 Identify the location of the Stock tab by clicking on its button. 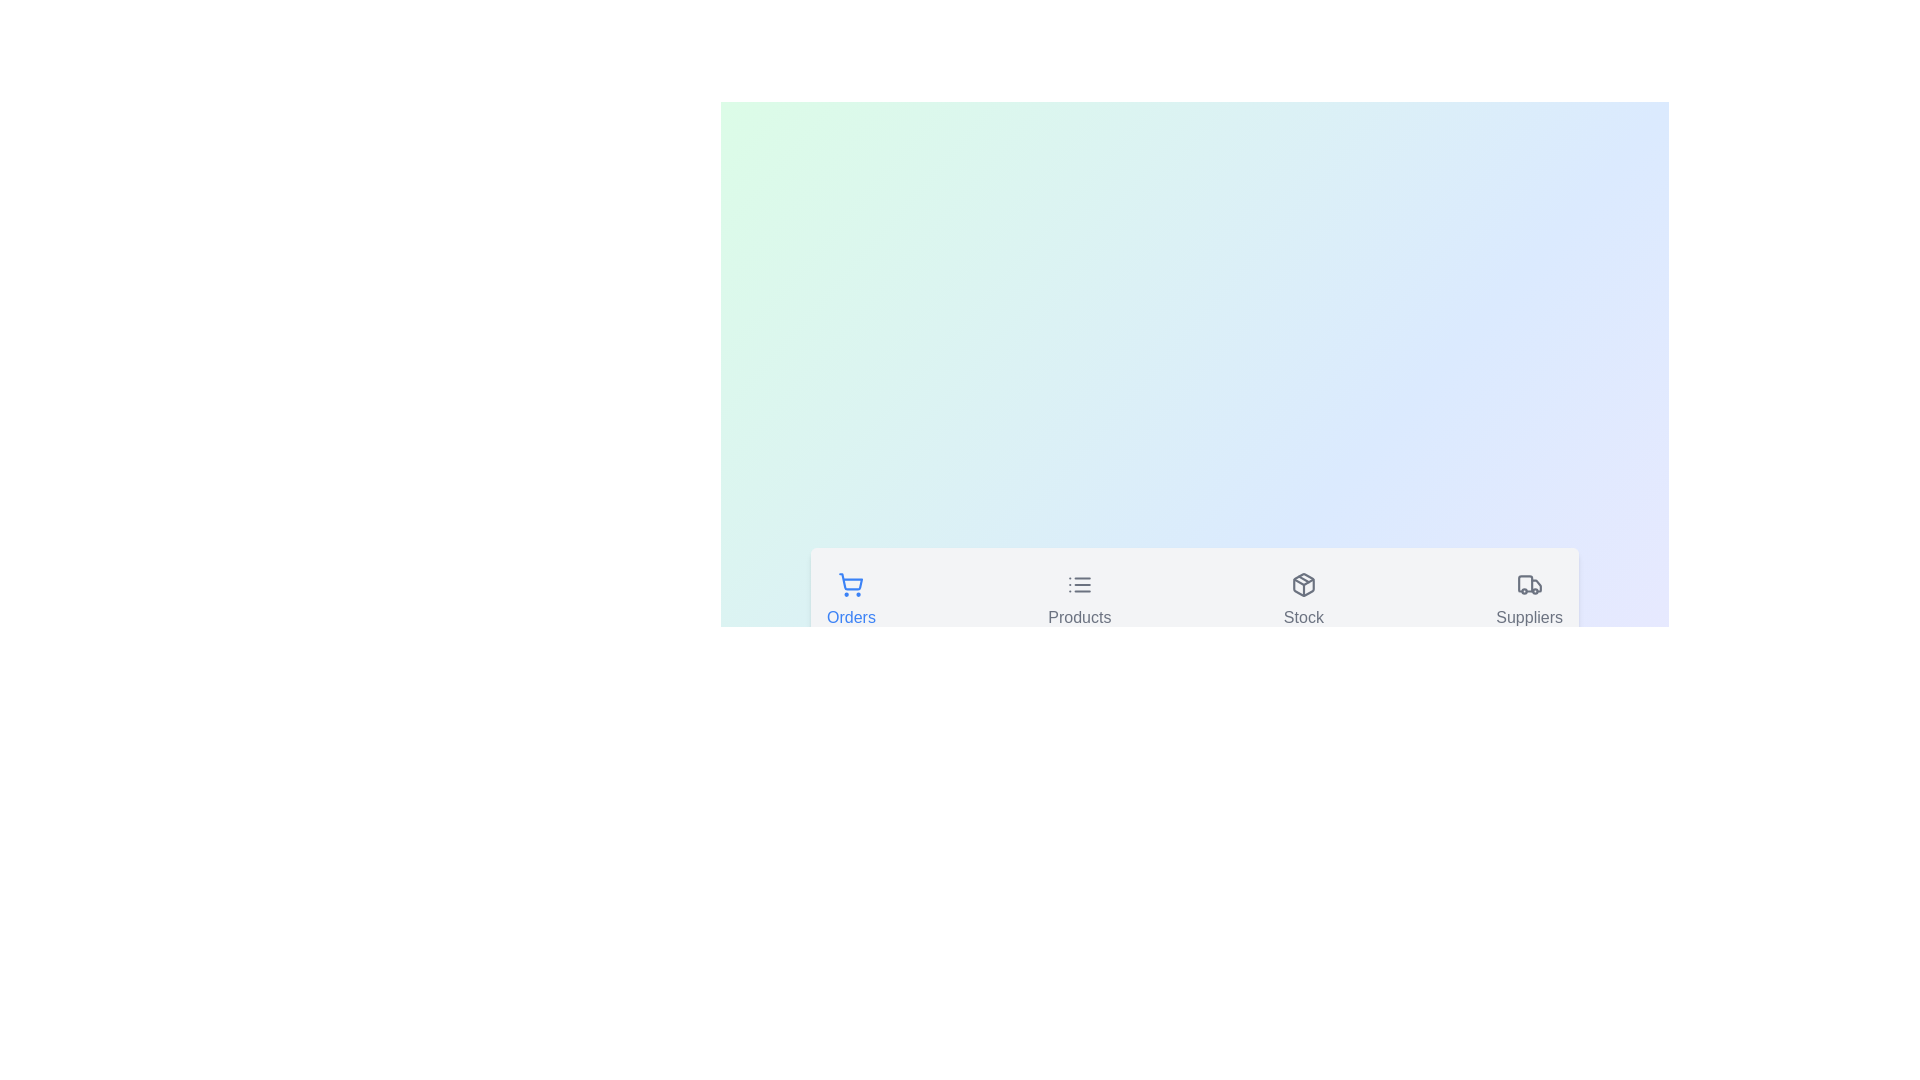
(1302, 601).